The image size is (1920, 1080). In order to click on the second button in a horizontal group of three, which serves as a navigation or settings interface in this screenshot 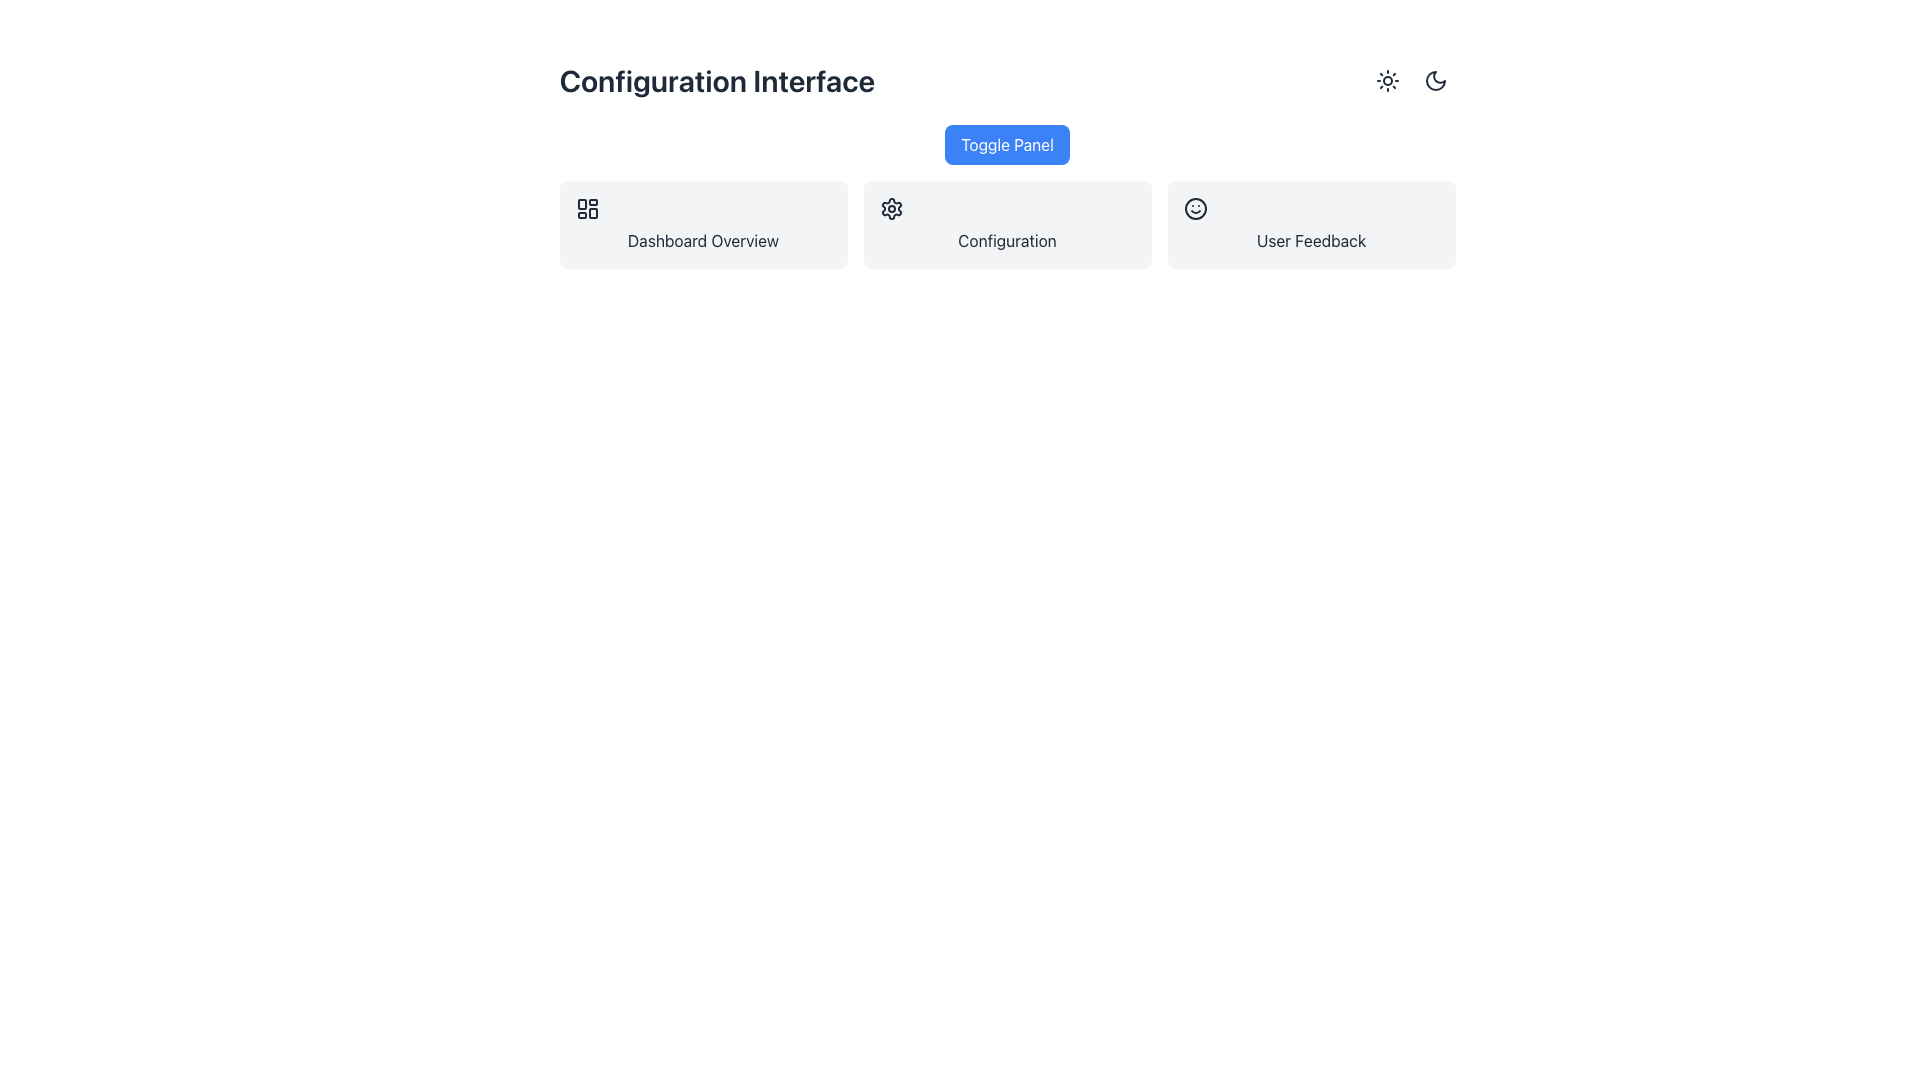, I will do `click(1007, 224)`.